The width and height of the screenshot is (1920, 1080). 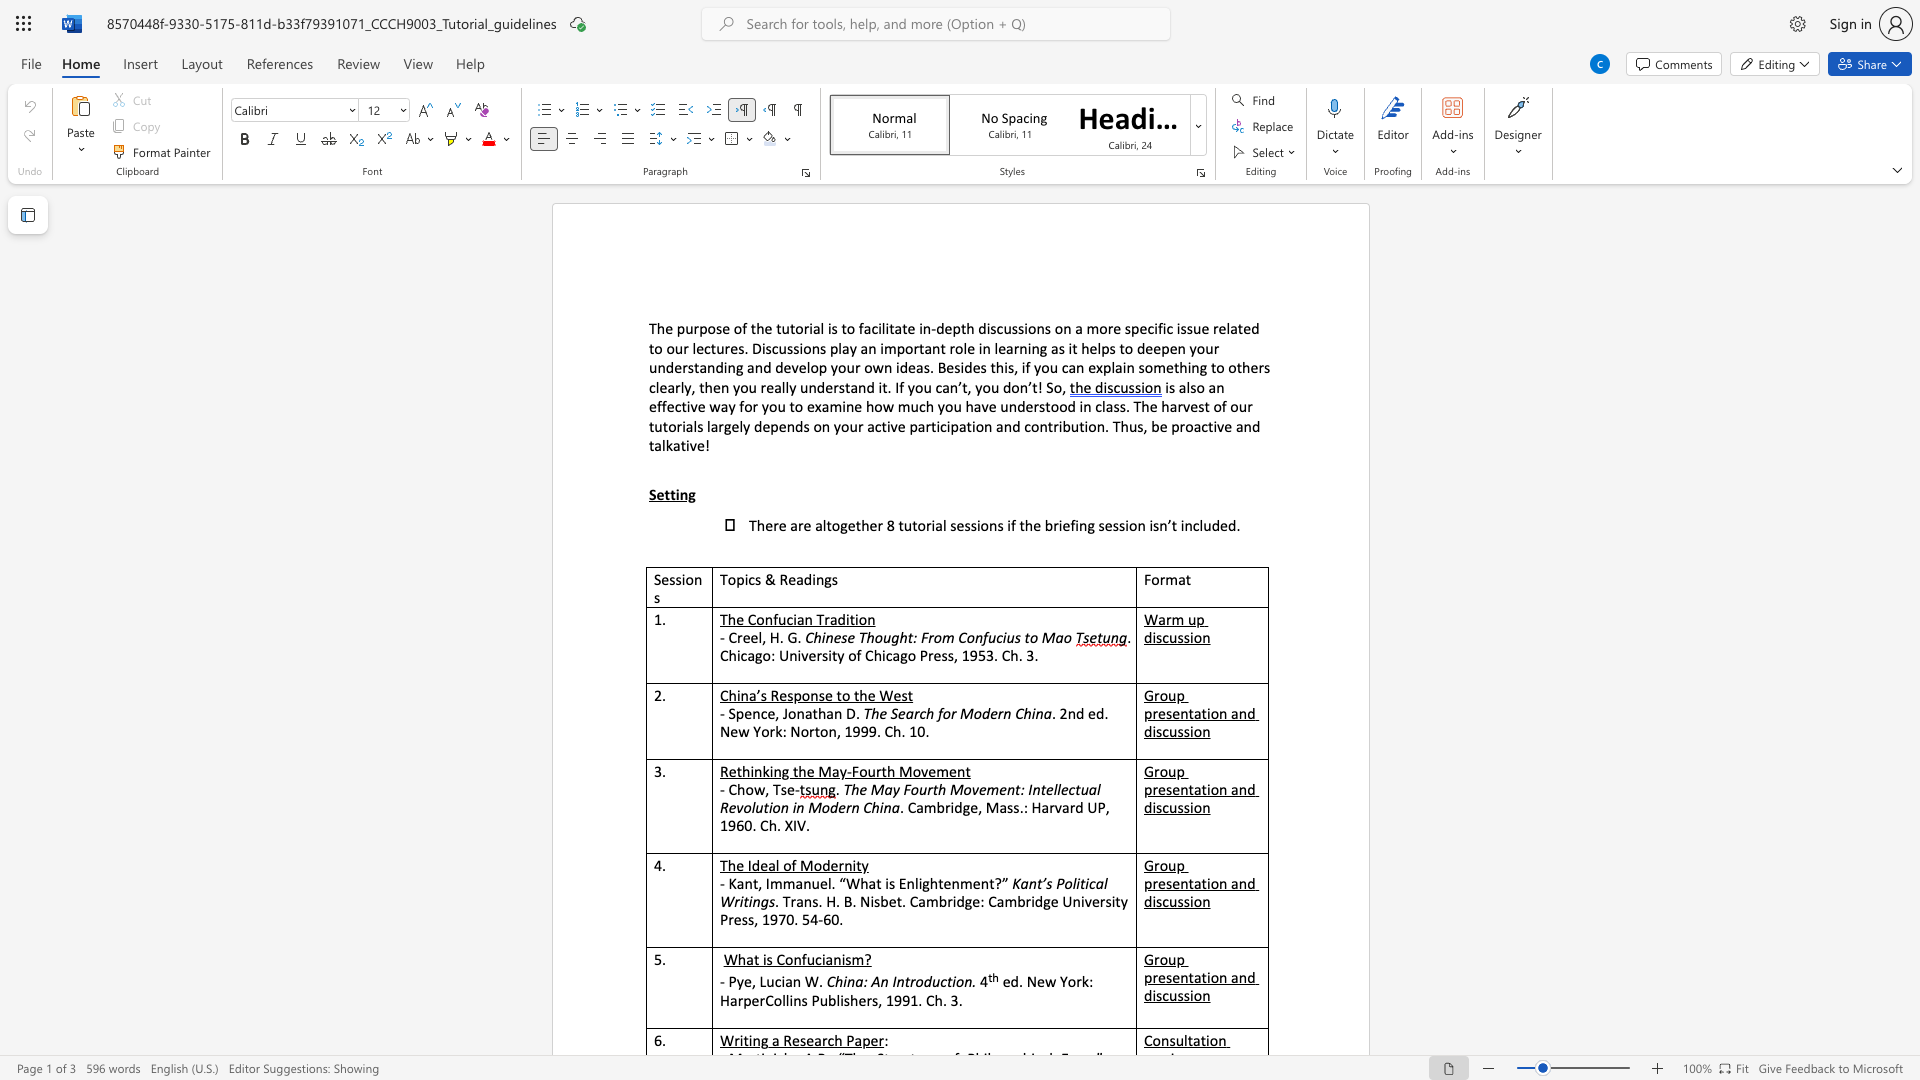 I want to click on the subset text "tatio" within the text "Group presentation and discussion", so click(x=1188, y=712).